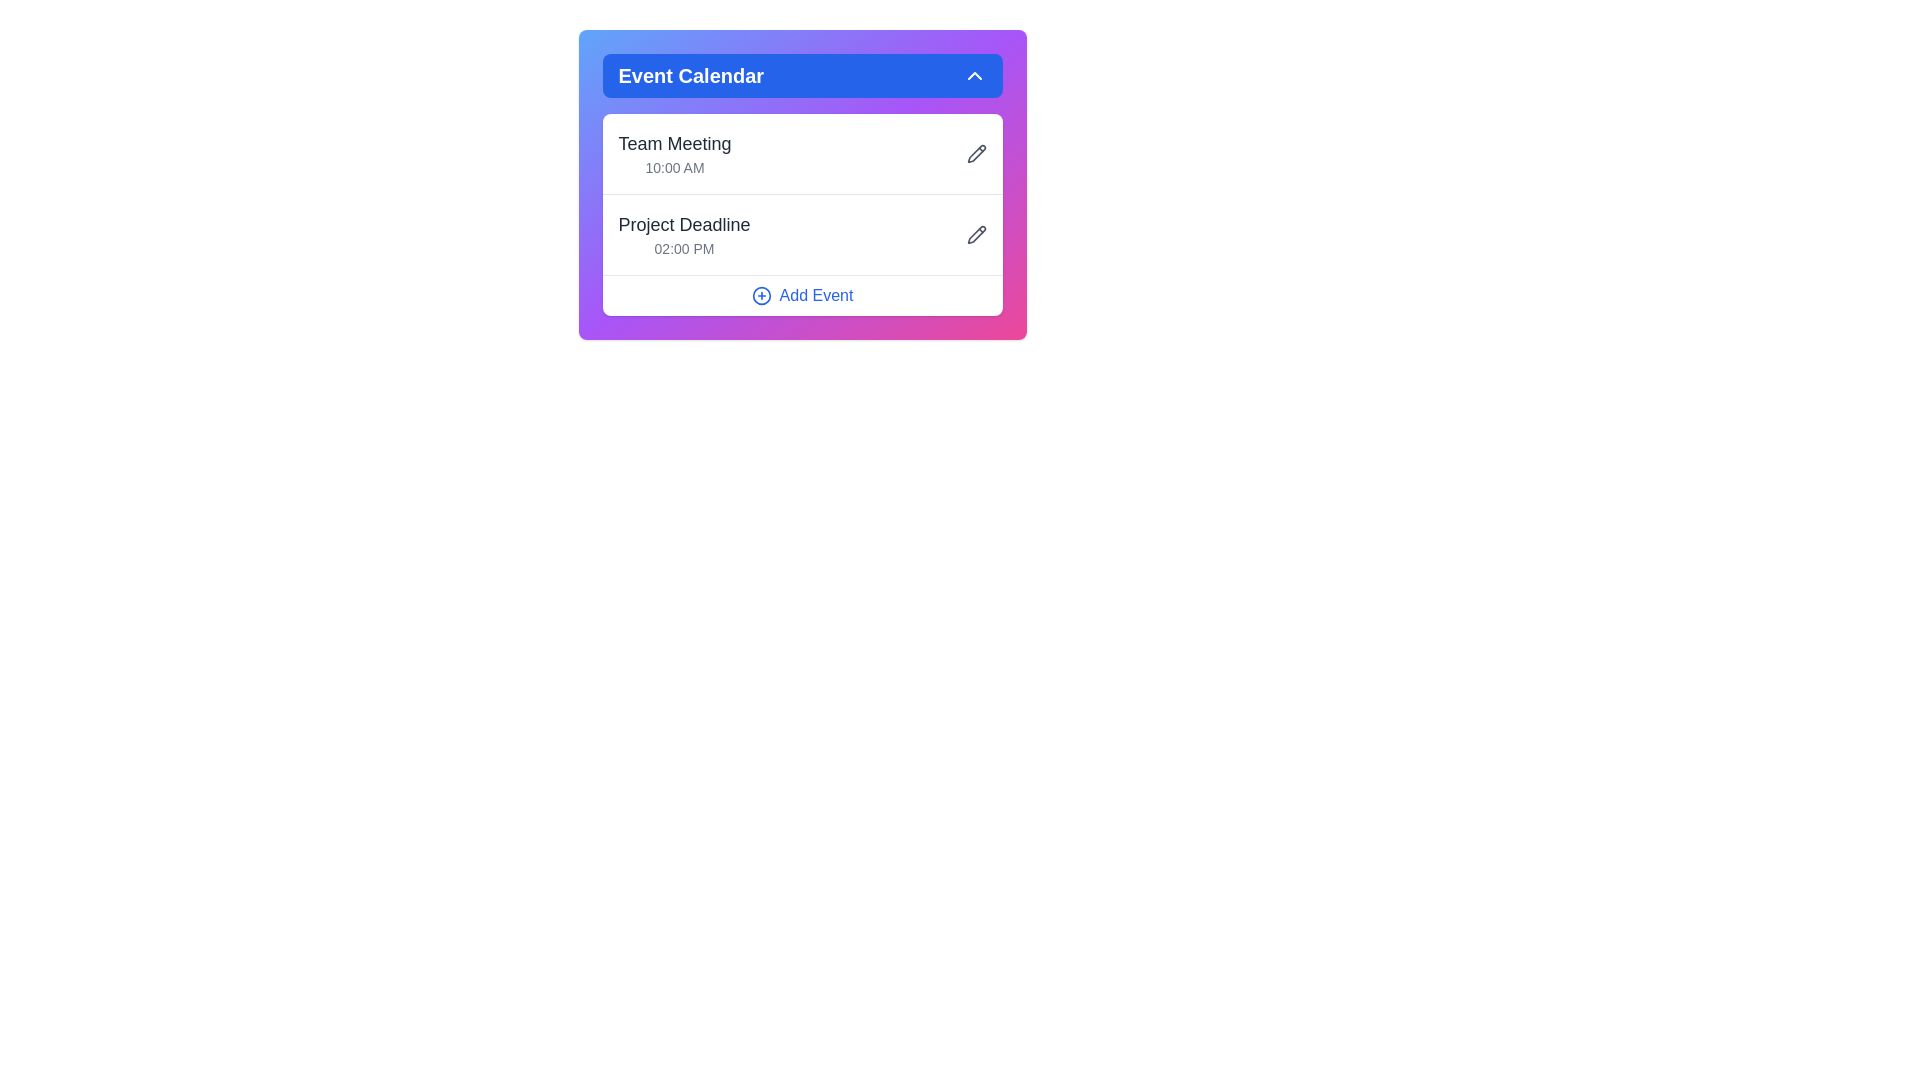 Image resolution: width=1920 pixels, height=1080 pixels. What do you see at coordinates (976, 153) in the screenshot?
I see `the pencil icon corresponding to the event titled Team Meeting` at bounding box center [976, 153].